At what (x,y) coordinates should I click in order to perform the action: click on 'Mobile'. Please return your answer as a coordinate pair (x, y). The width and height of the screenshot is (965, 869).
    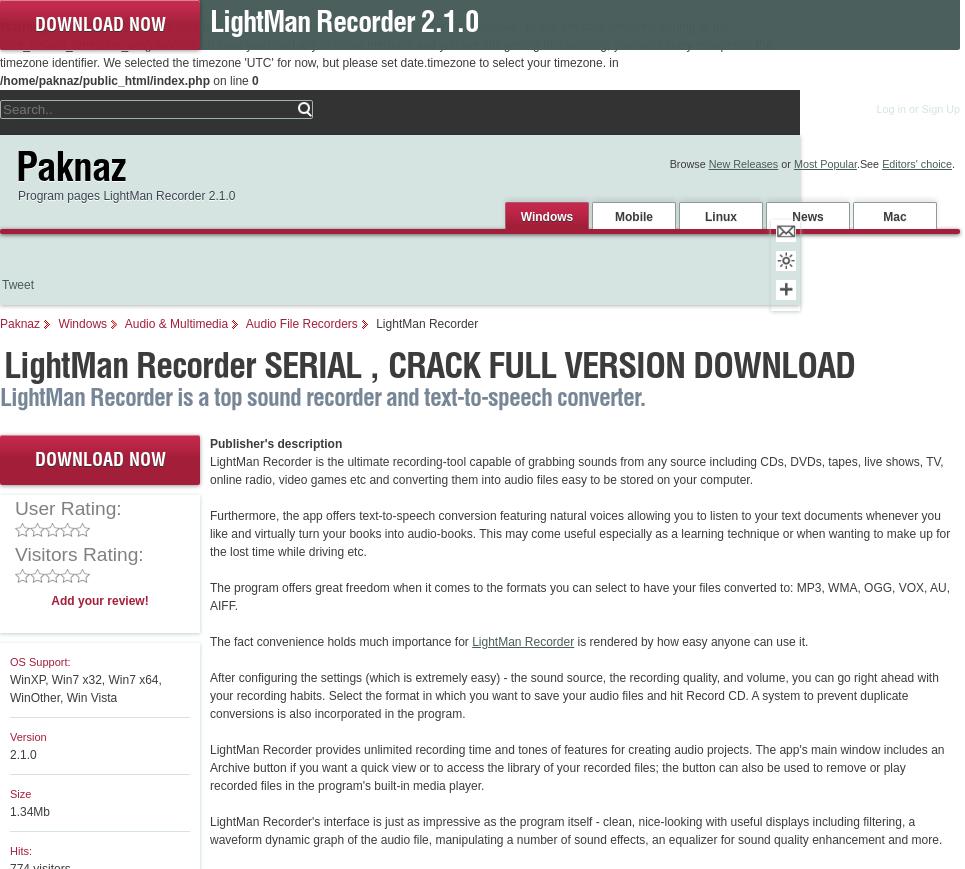
    Looking at the image, I should click on (634, 215).